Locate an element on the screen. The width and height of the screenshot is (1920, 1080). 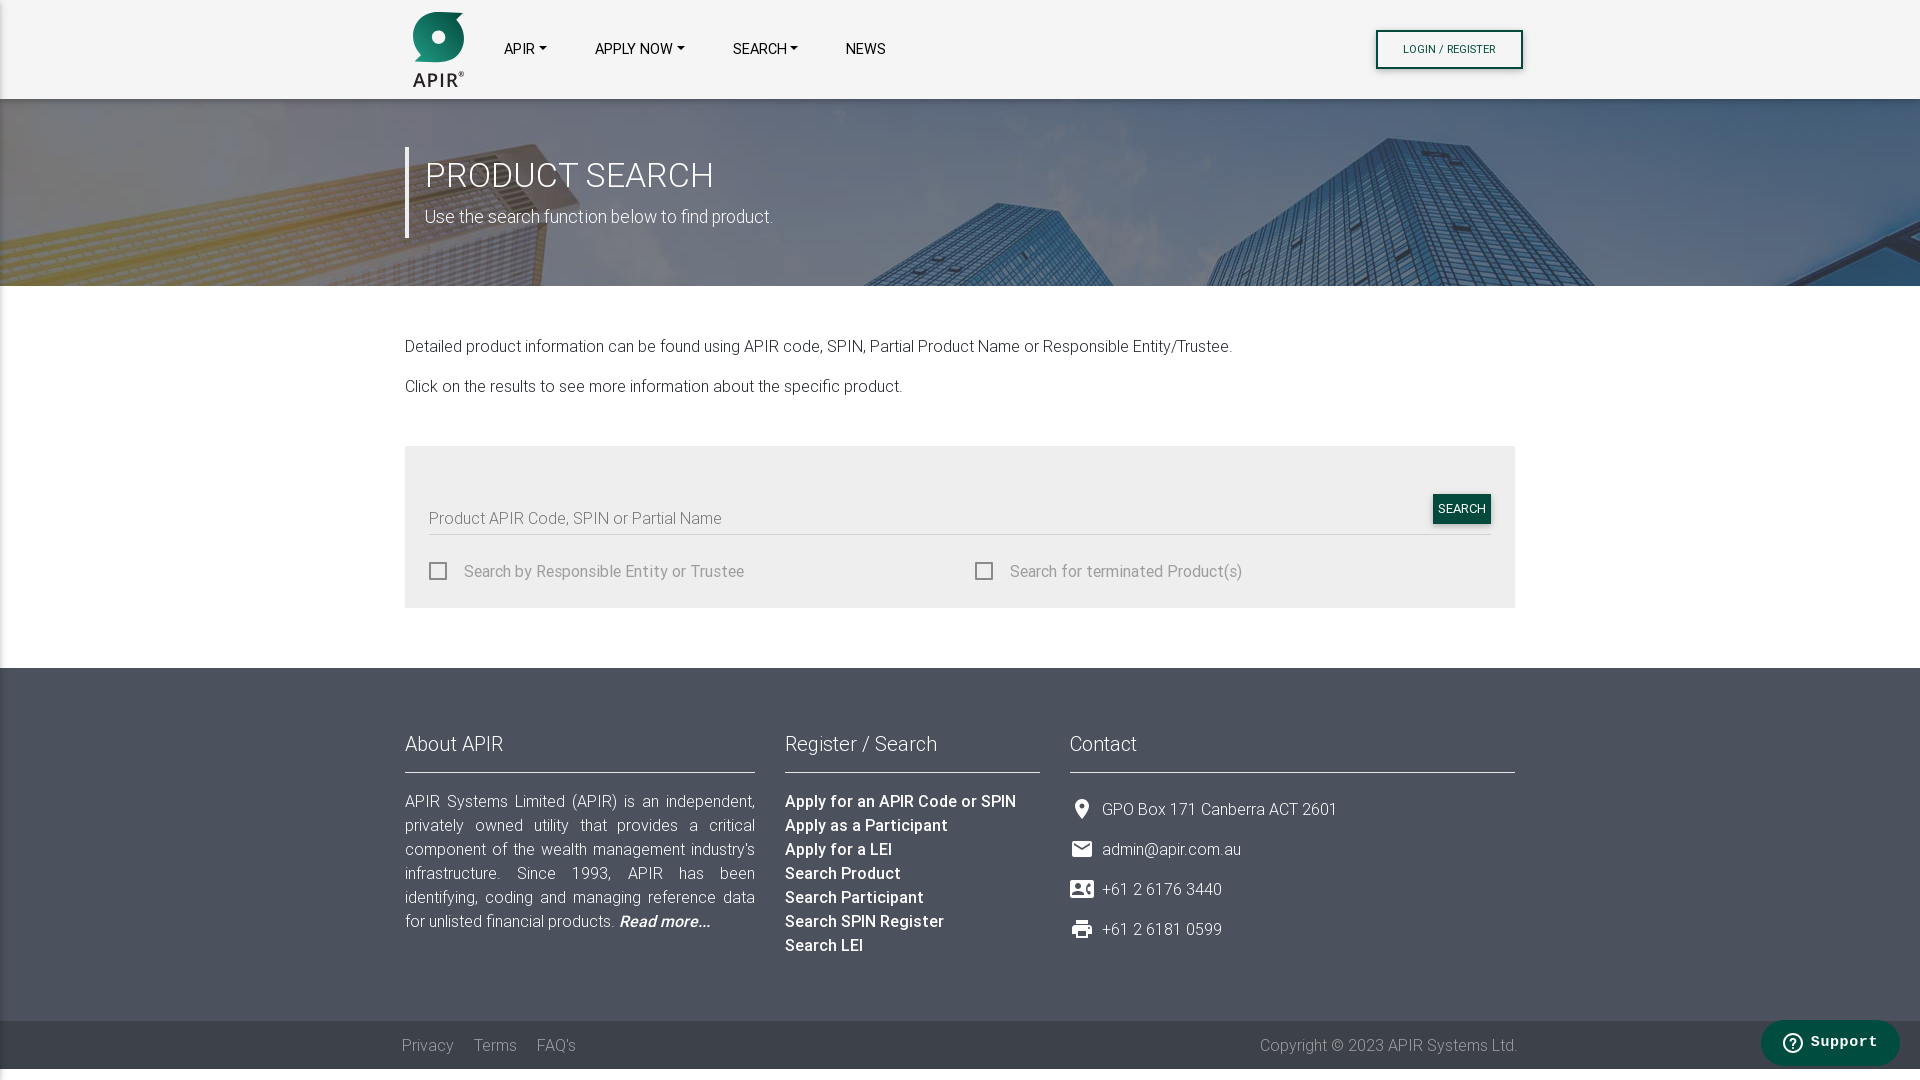
'FAQ's' is located at coordinates (556, 1044).